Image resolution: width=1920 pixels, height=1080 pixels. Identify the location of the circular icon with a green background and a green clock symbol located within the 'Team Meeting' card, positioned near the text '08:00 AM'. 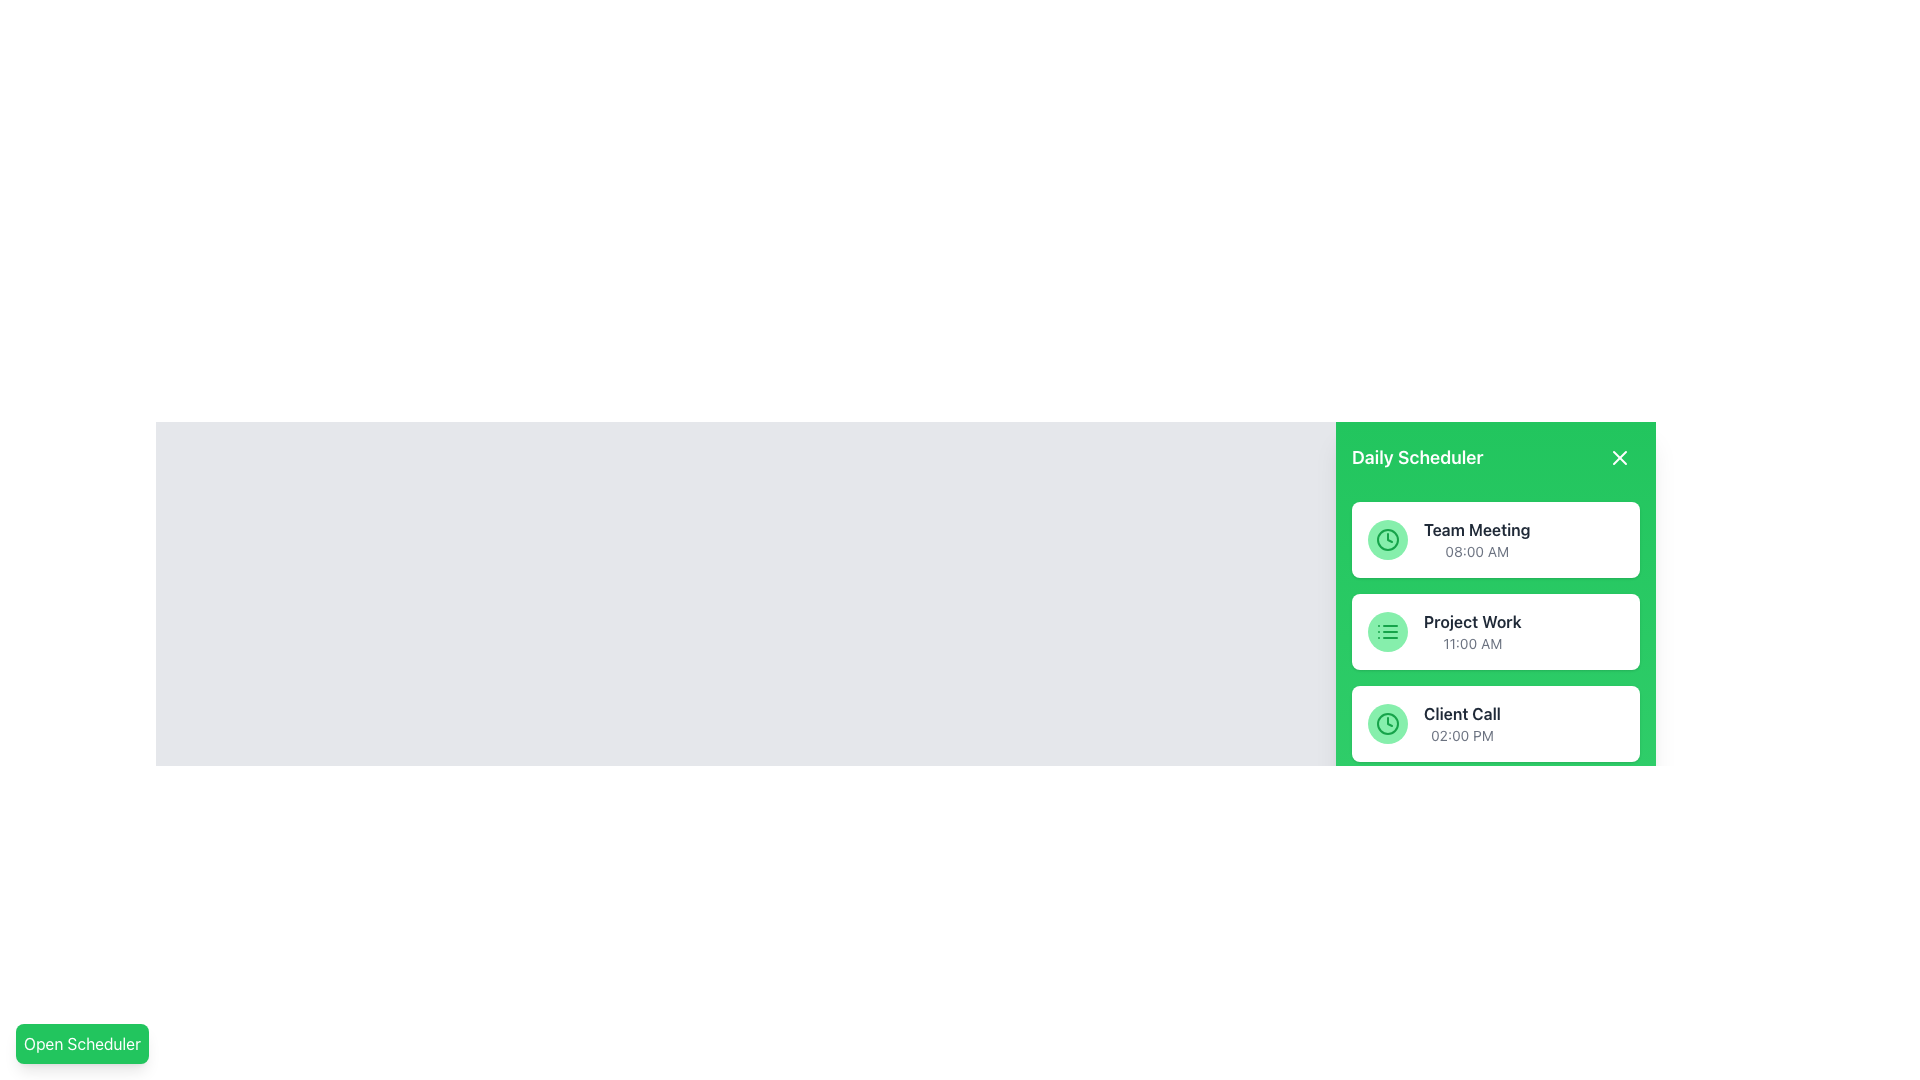
(1386, 540).